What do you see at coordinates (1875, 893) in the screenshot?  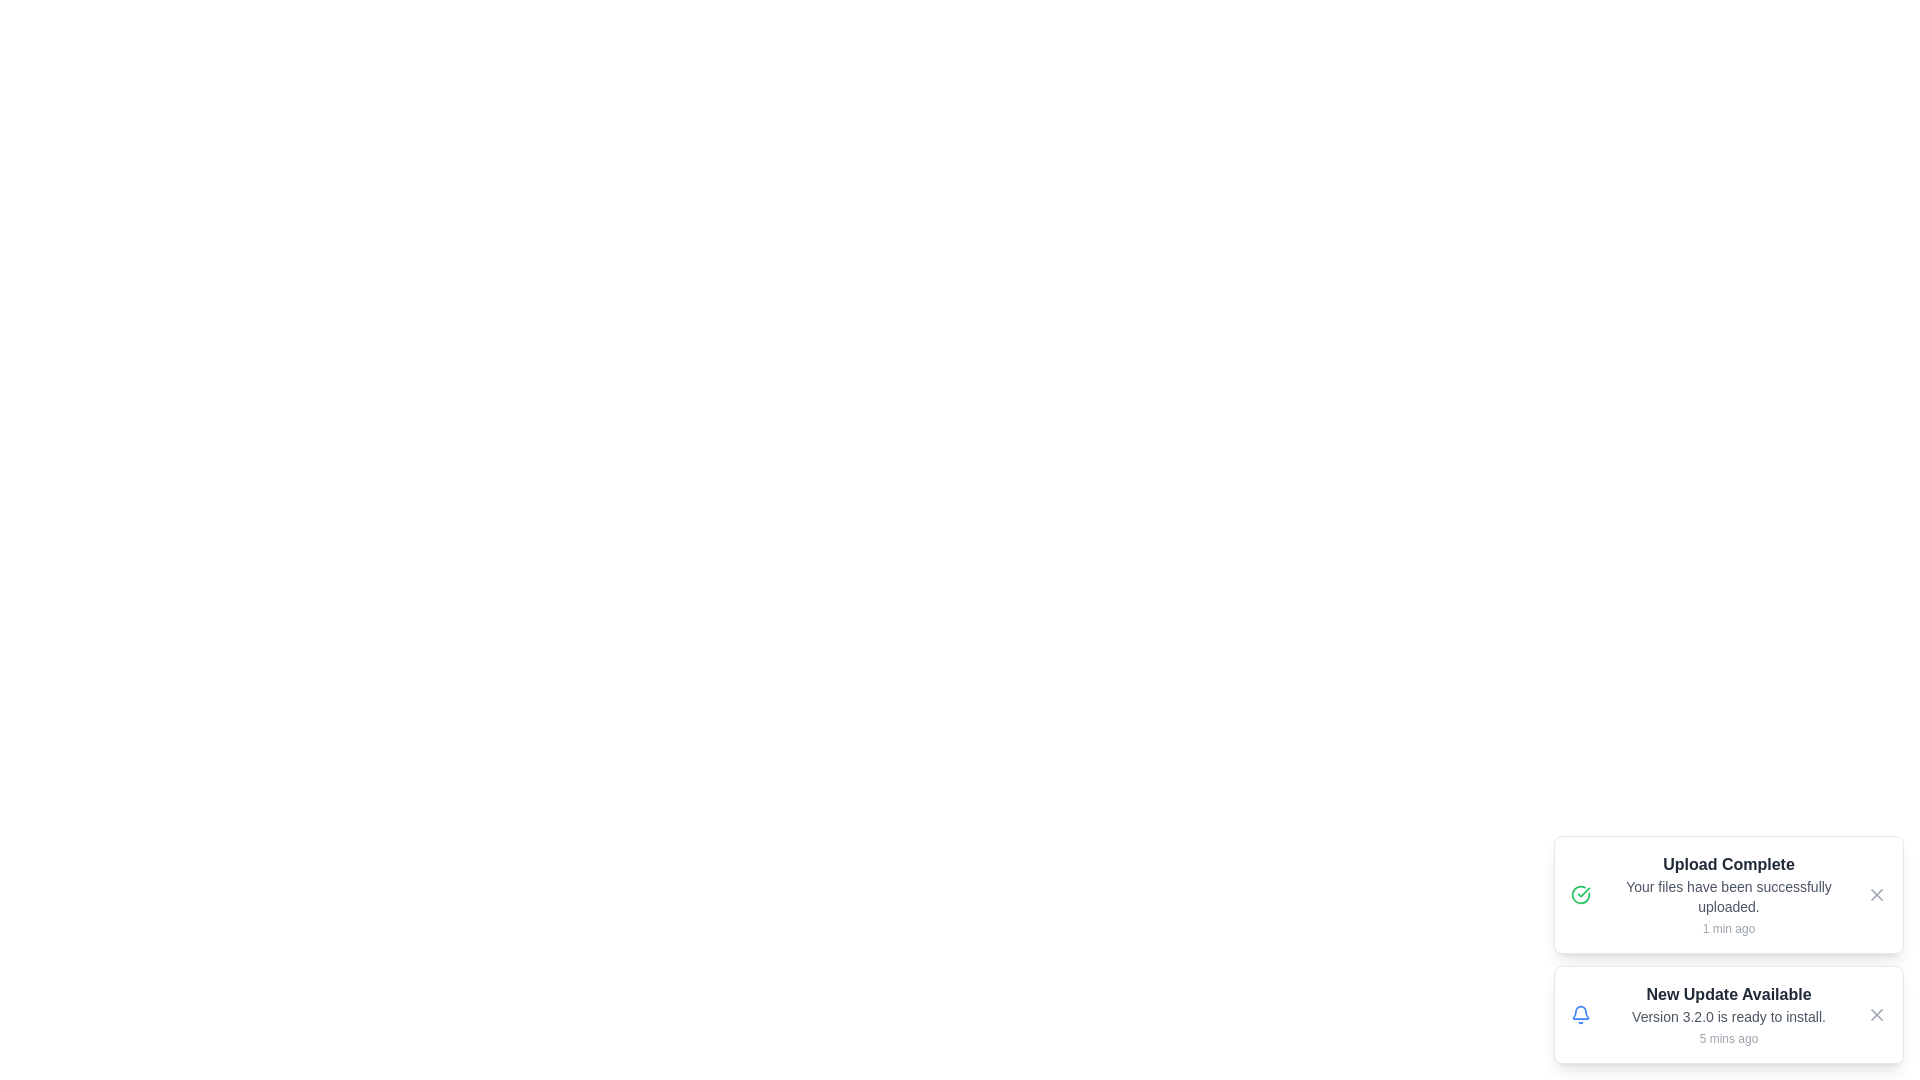 I see `the dismiss button with an icon located at the top-right corner of the 'Upload Complete' notification card` at bounding box center [1875, 893].